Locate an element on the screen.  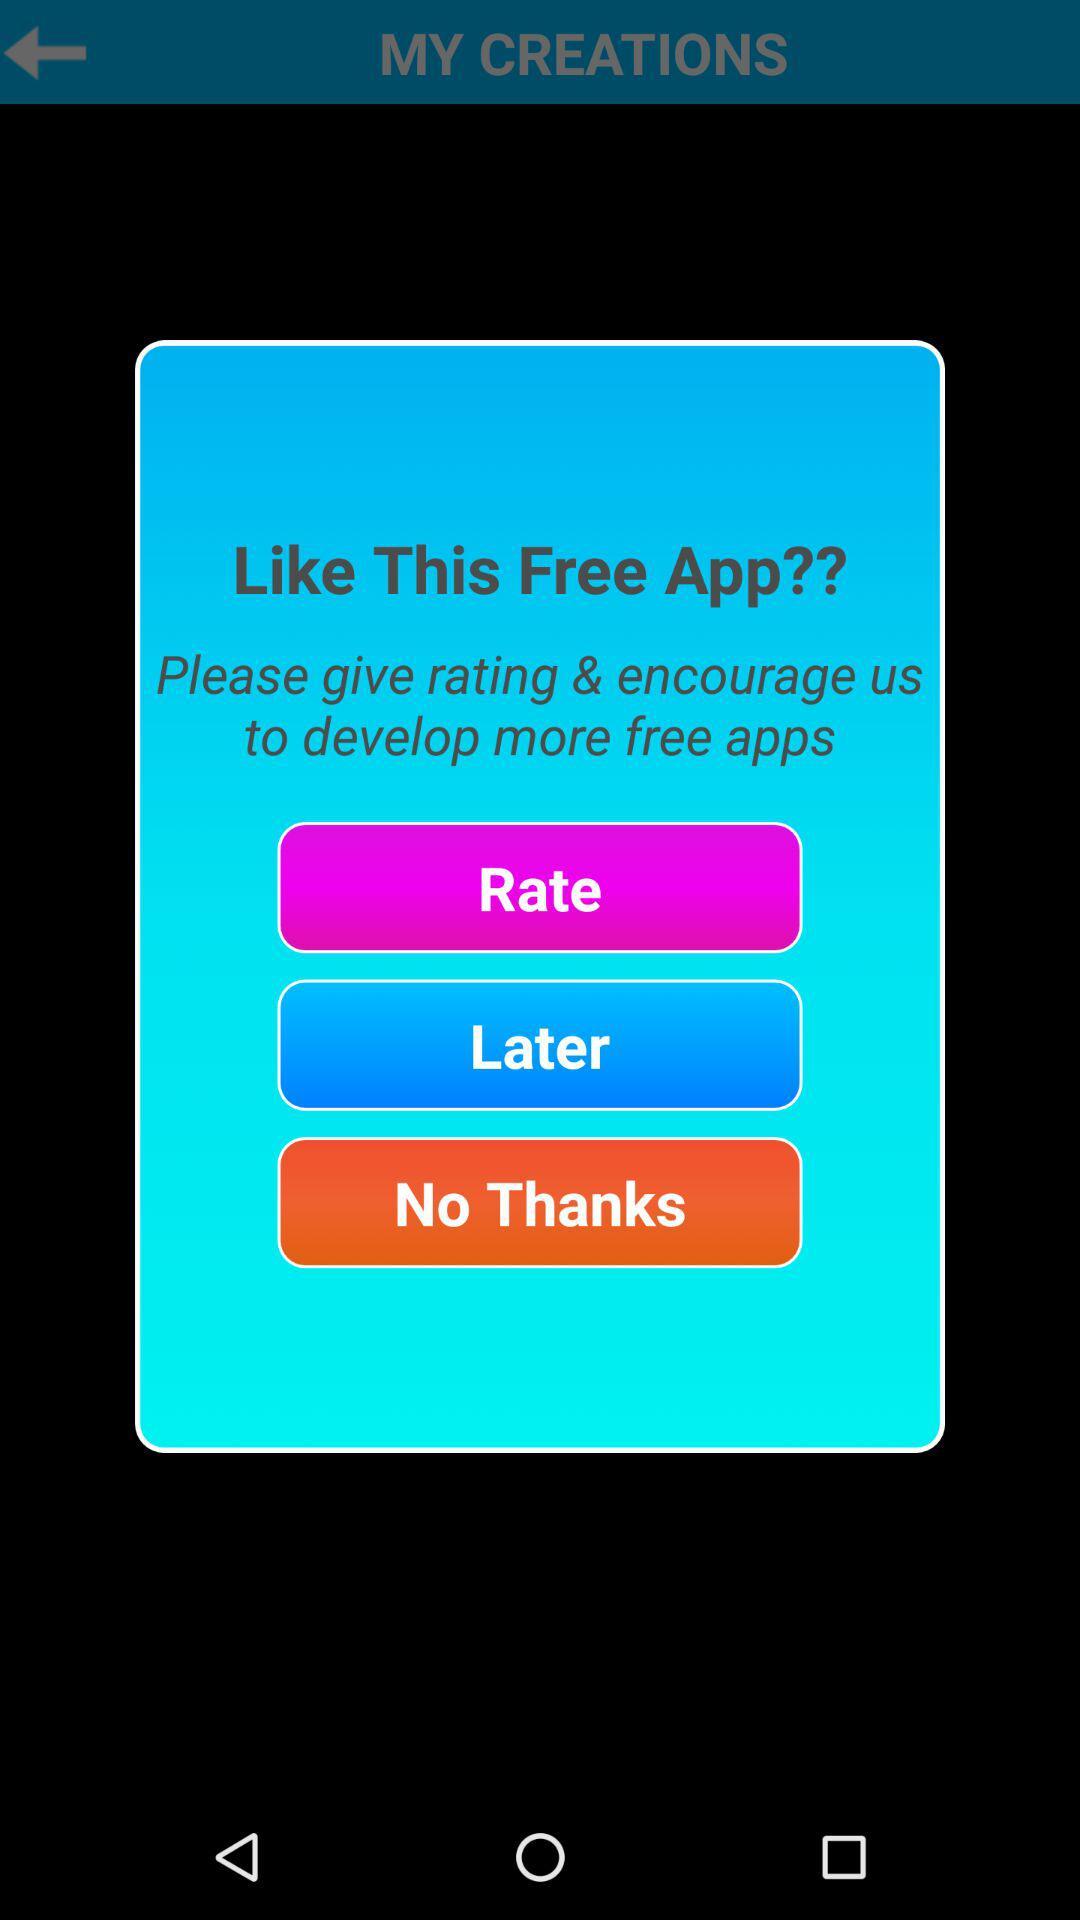
icon above the later icon is located at coordinates (540, 886).